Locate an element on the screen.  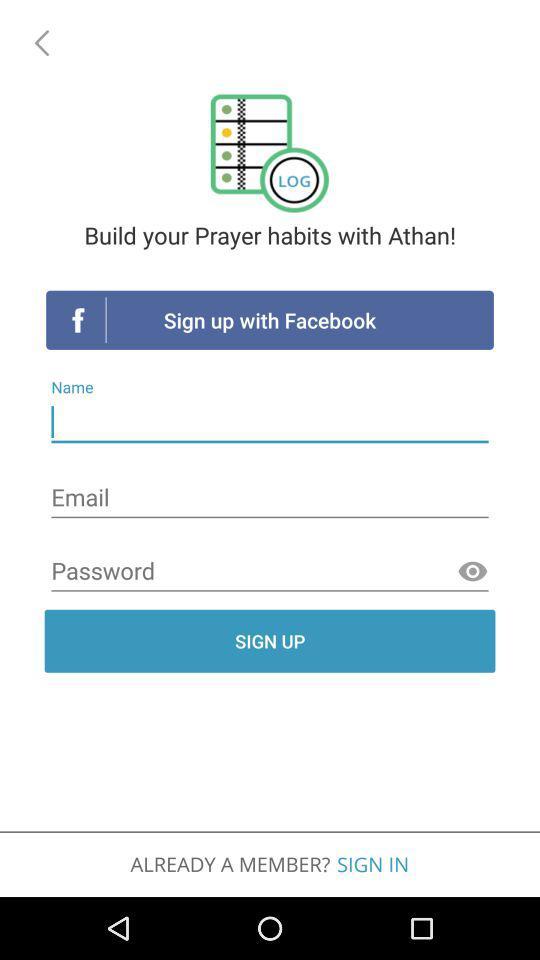
the icon of which is above name is located at coordinates (76, 320).